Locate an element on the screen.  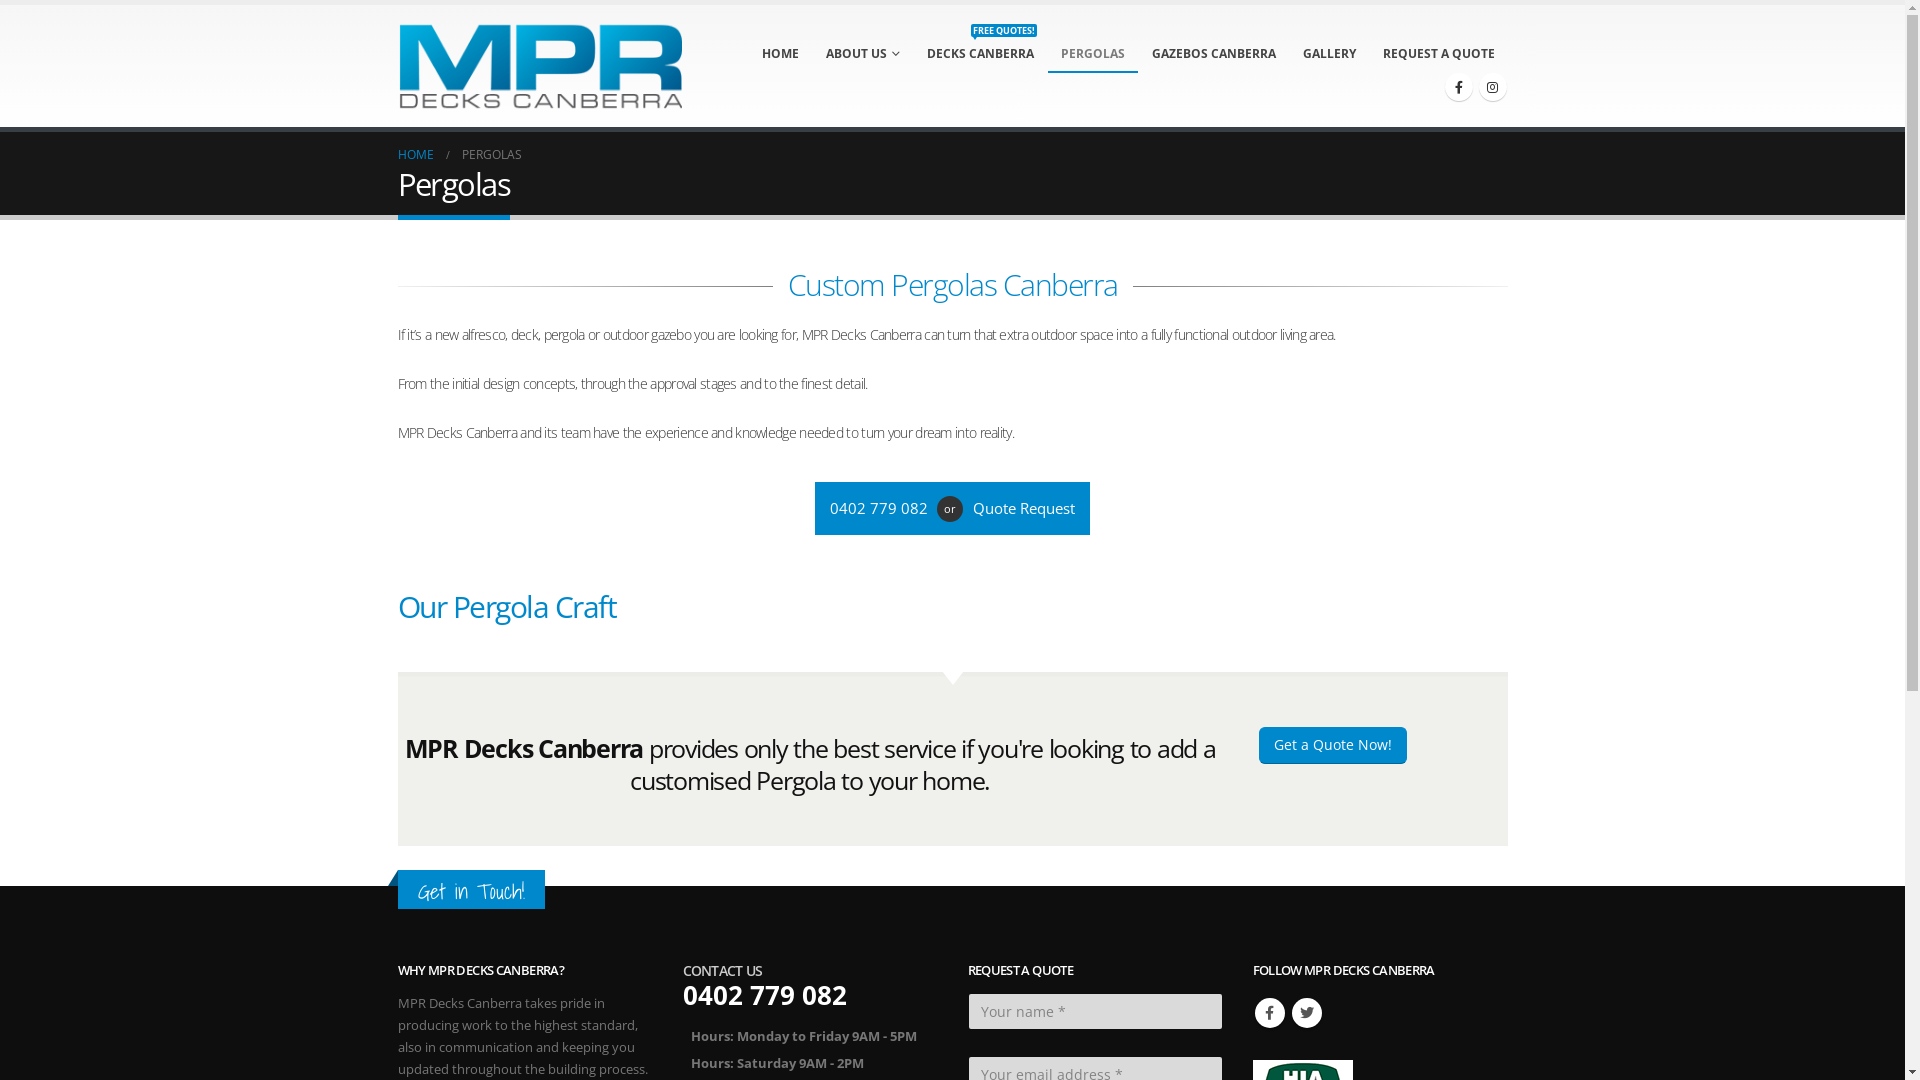
'GAZEBOS CANBERRA' is located at coordinates (1212, 52).